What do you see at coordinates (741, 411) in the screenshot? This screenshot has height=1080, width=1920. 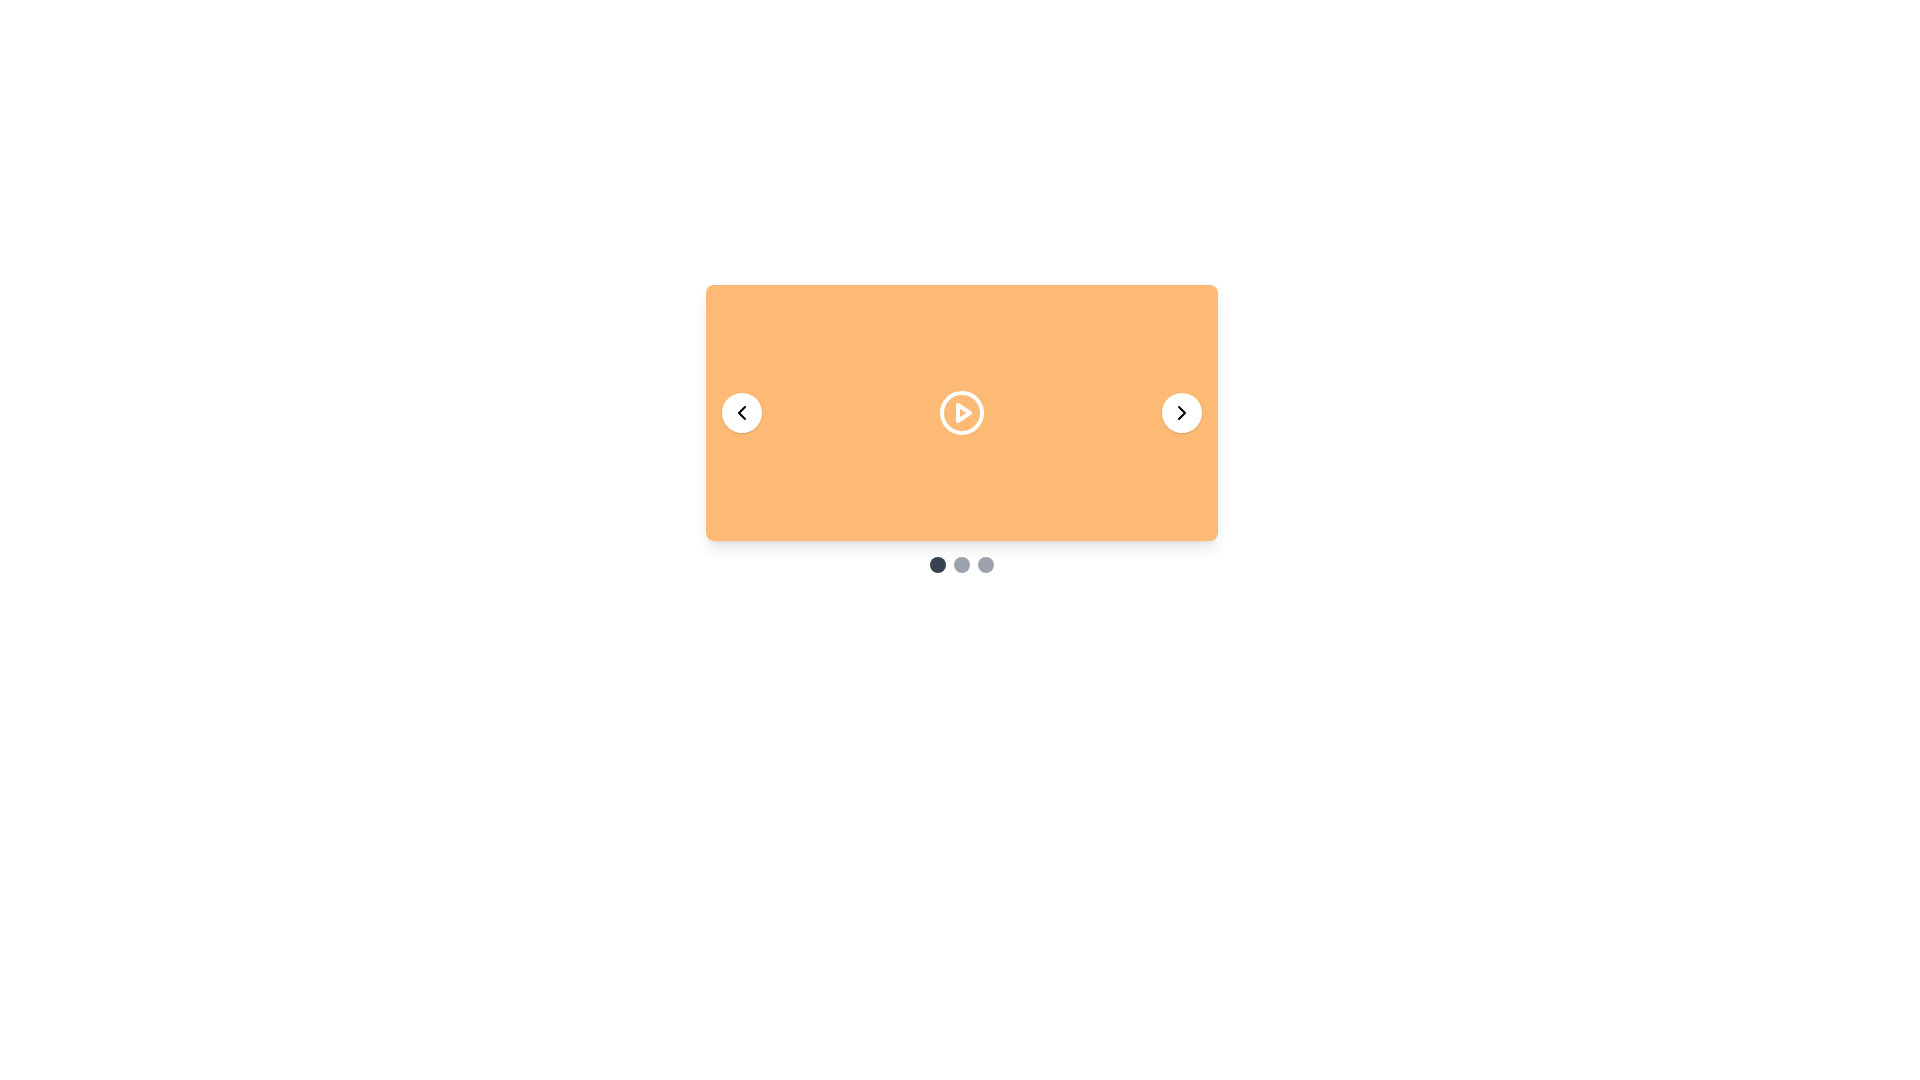 I see `the Chevron Left Icon located within a circular white background on the left side of a horizontally oriented orange panel` at bounding box center [741, 411].